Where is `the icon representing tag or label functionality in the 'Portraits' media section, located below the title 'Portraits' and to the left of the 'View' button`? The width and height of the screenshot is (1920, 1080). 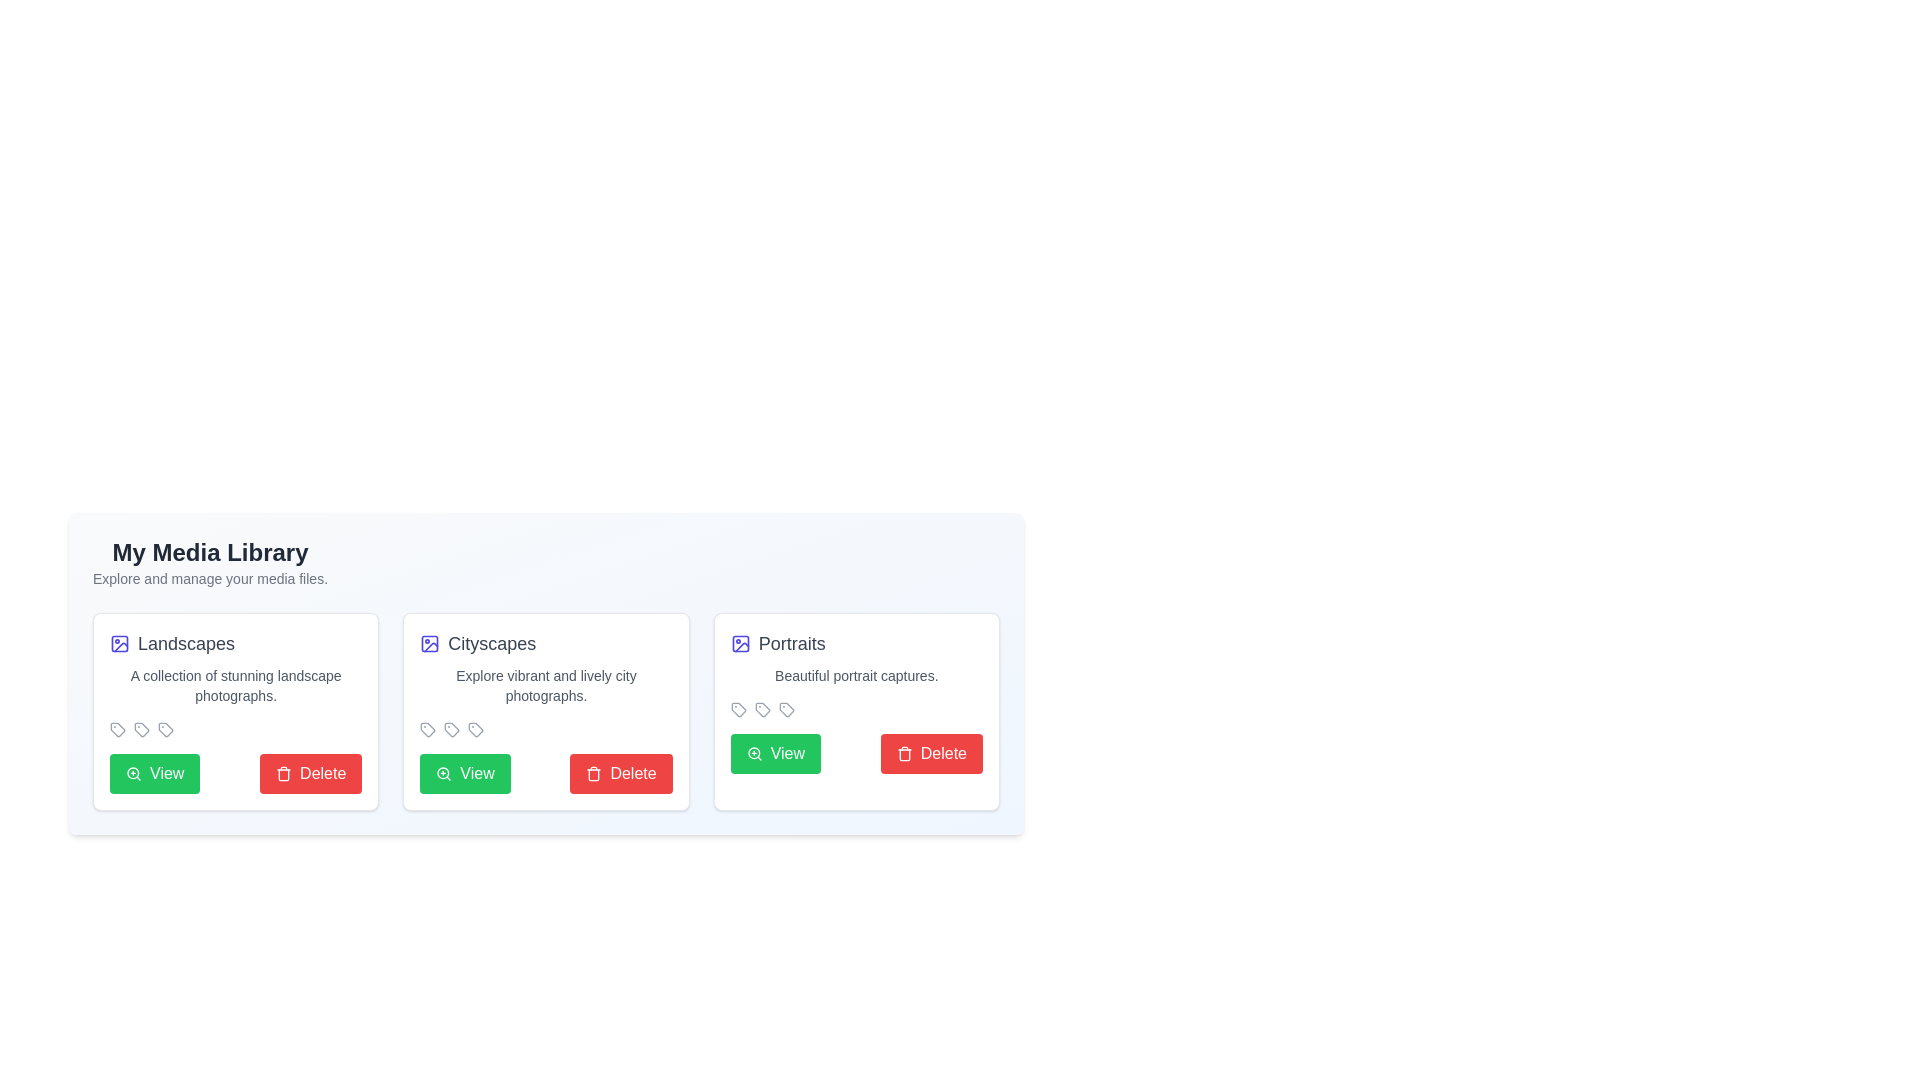 the icon representing tag or label functionality in the 'Portraits' media section, located below the title 'Portraits' and to the left of the 'View' button is located at coordinates (761, 708).